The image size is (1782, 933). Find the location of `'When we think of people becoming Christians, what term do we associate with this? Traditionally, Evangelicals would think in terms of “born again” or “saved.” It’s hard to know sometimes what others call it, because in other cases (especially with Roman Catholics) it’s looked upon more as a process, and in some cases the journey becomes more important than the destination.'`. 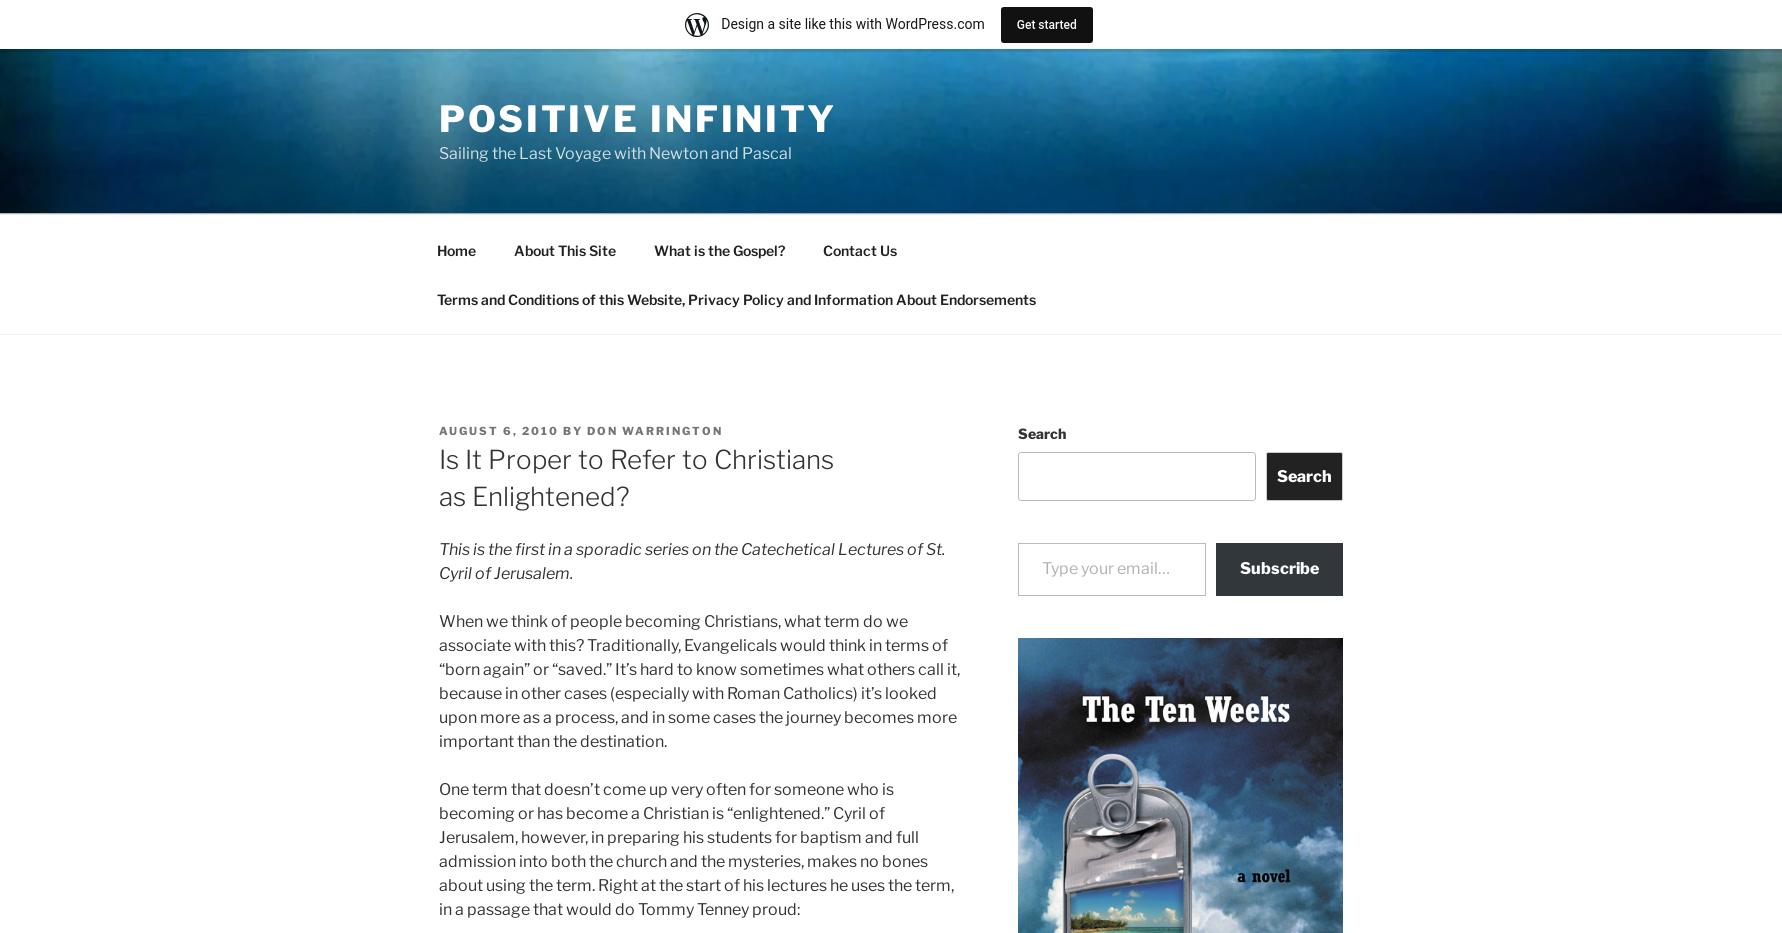

'When we think of people becoming Christians, what term do we associate with this? Traditionally, Evangelicals would think in terms of “born again” or “saved.” It’s hard to know sometimes what others call it, because in other cases (especially with Roman Catholics) it’s looked upon more as a process, and in some cases the journey becomes more important than the destination.' is located at coordinates (439, 680).